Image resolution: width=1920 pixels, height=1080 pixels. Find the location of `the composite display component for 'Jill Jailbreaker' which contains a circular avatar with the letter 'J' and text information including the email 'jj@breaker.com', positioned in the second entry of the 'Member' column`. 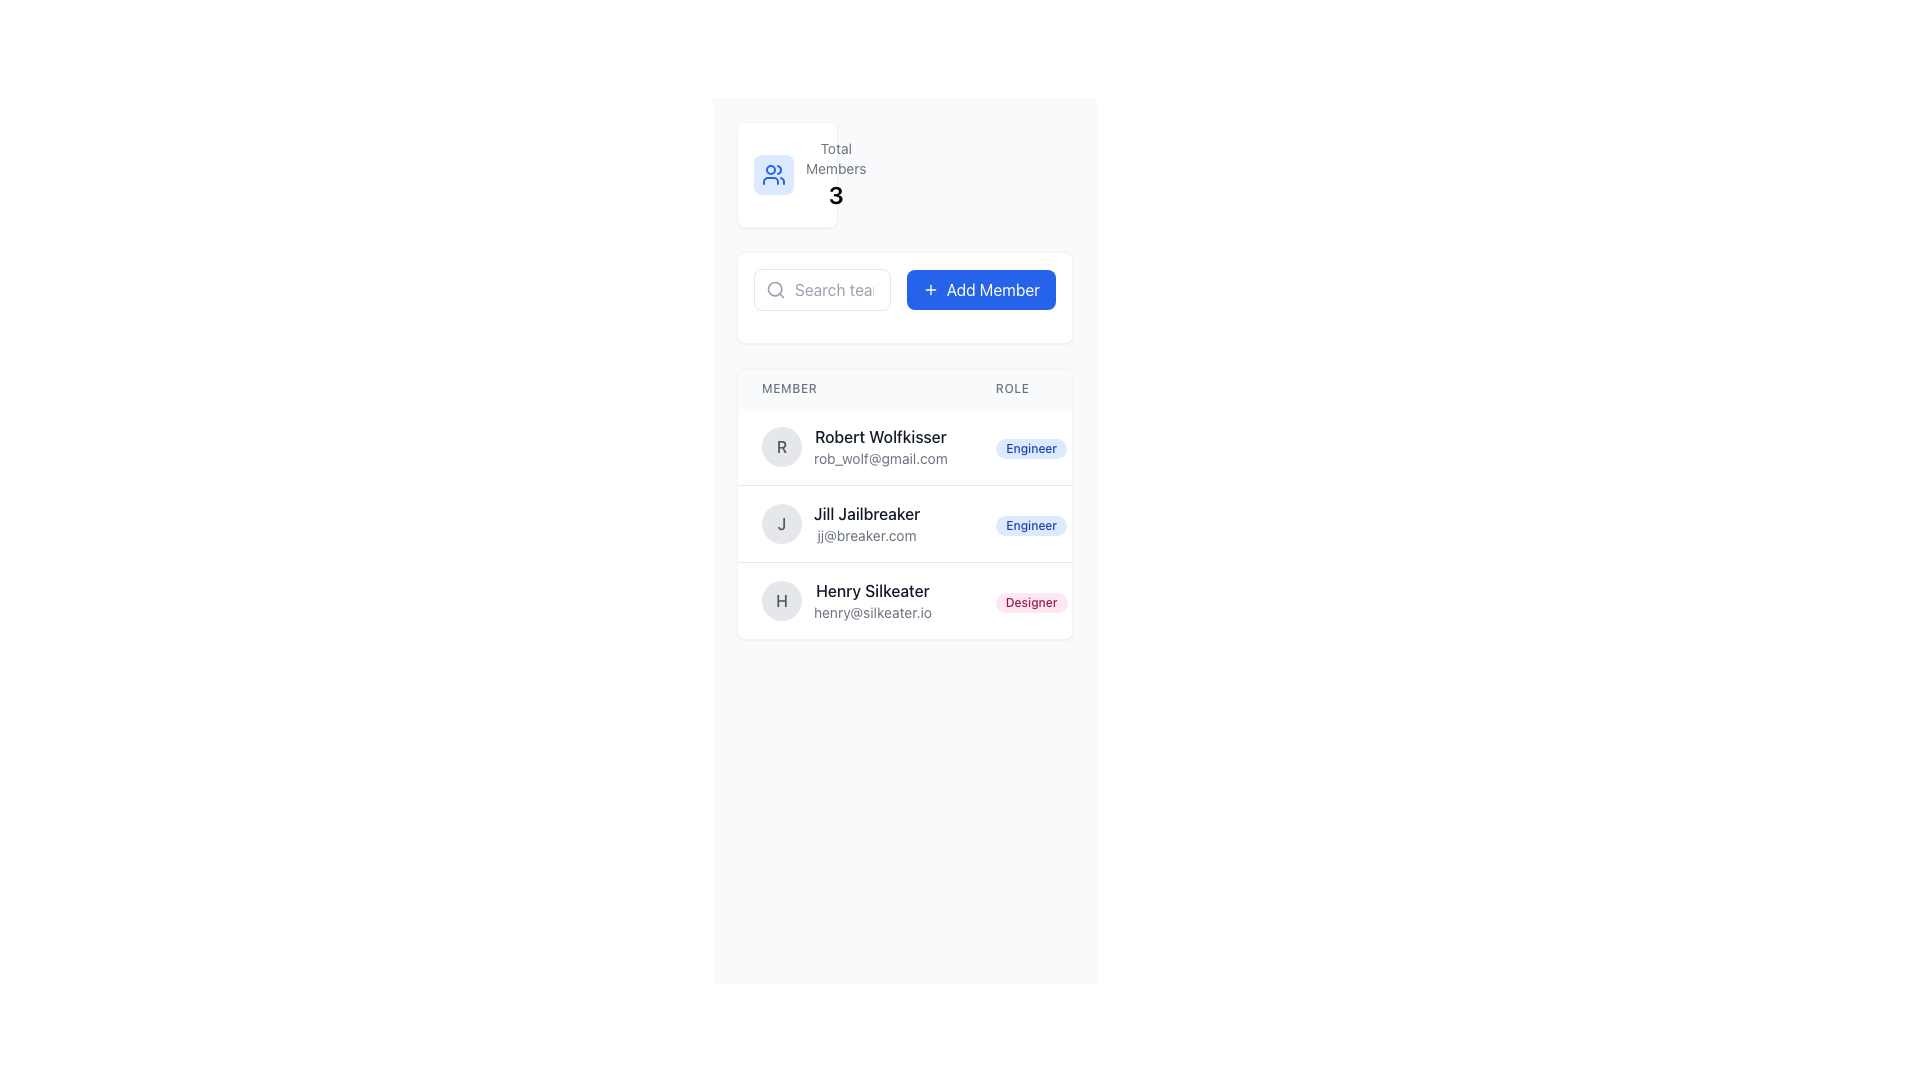

the composite display component for 'Jill Jailbreaker' which contains a circular avatar with the letter 'J' and text information including the email 'jj@breaker.com', positioned in the second entry of the 'Member' column is located at coordinates (854, 523).